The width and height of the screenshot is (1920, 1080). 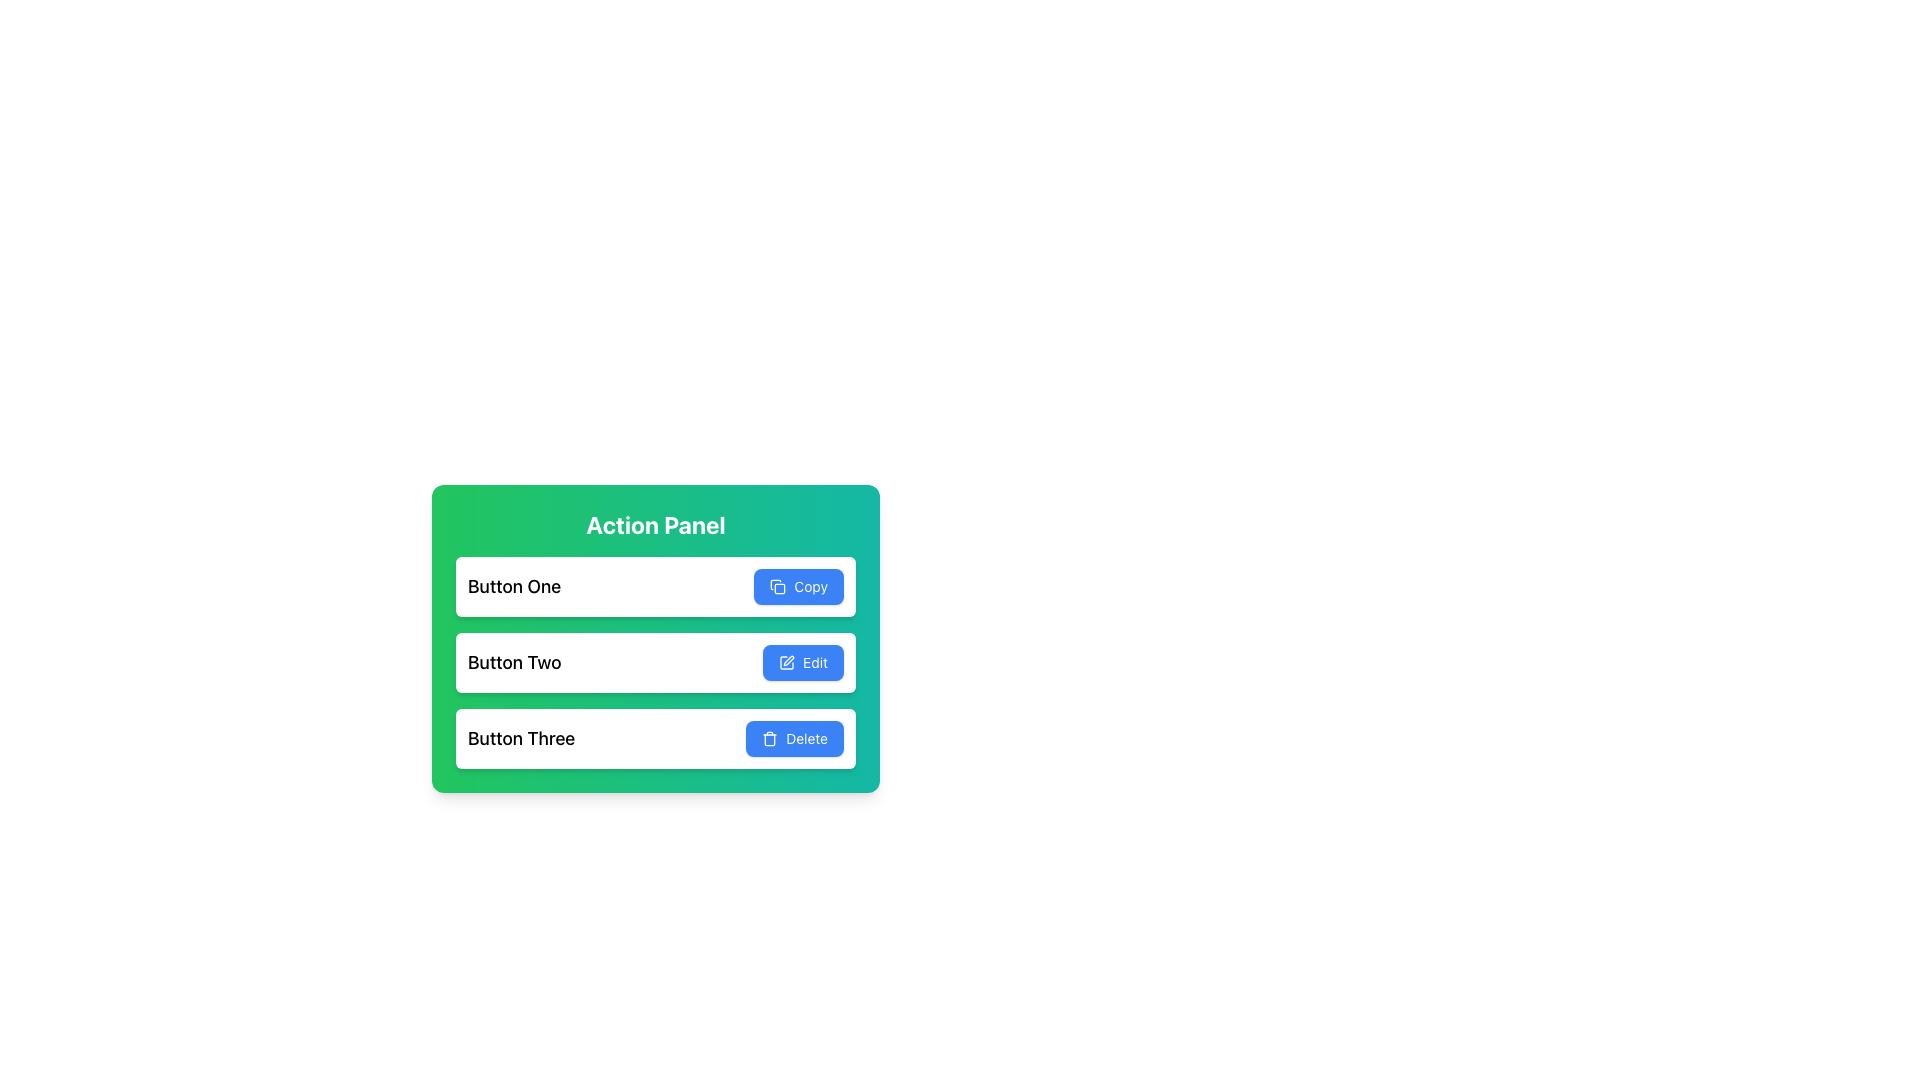 I want to click on the 'Copy' icon located in the upper-right corner of the blue 'Copy' button in the first row of the vertical action list panel, so click(x=775, y=585).